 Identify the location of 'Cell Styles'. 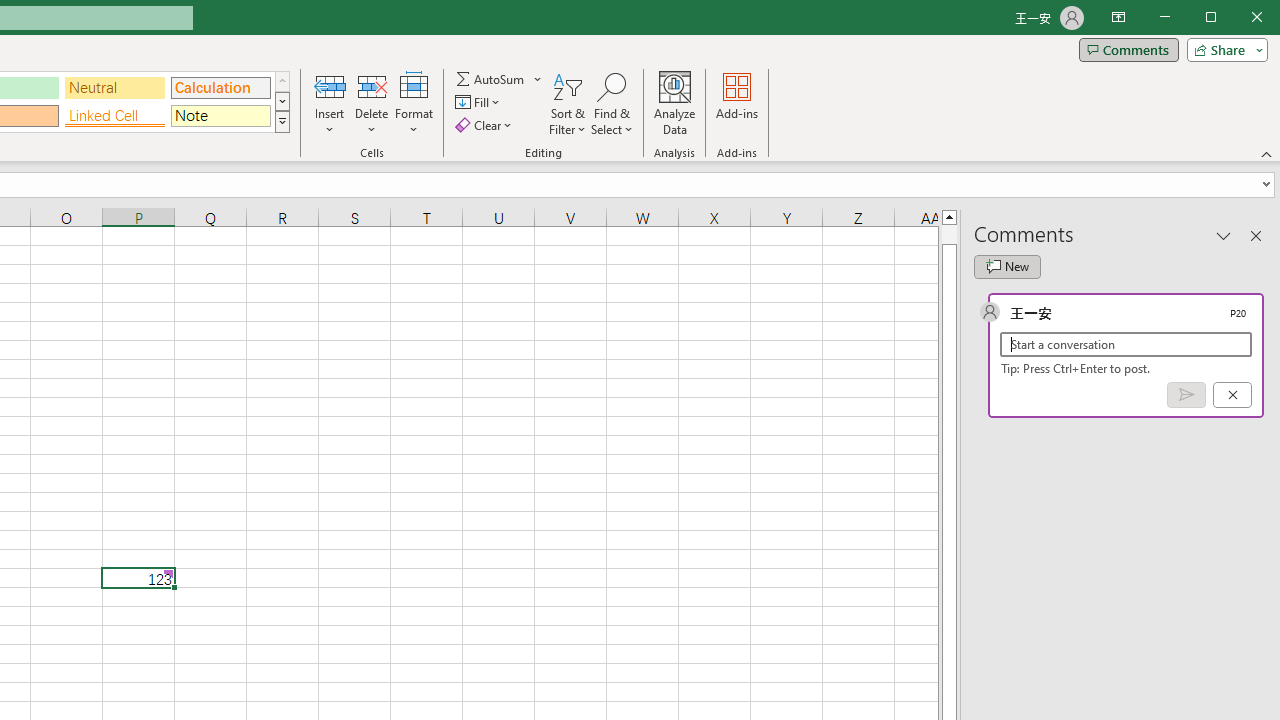
(281, 122).